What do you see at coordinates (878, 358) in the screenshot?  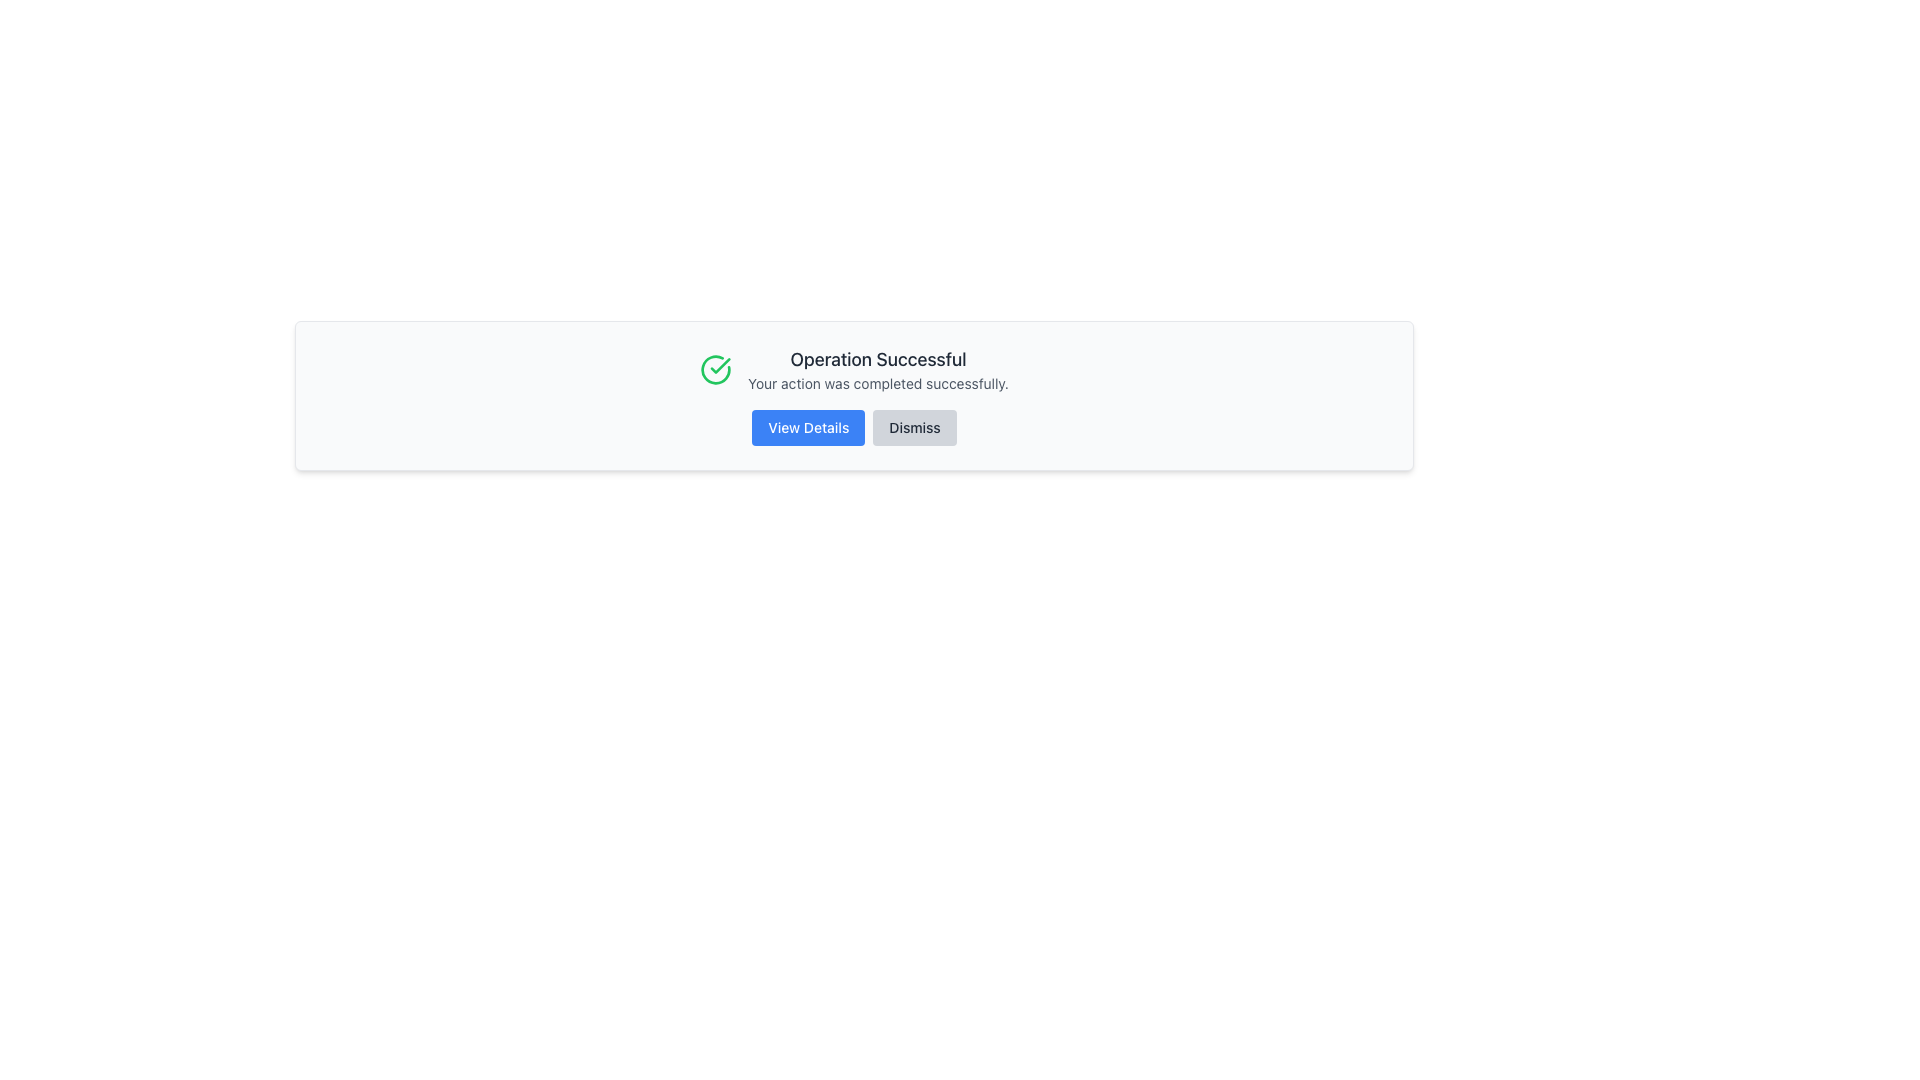 I see `the Static Text Label indicating successful completion of an operation, which is positioned above the text 'Your action was completed successfully.'` at bounding box center [878, 358].